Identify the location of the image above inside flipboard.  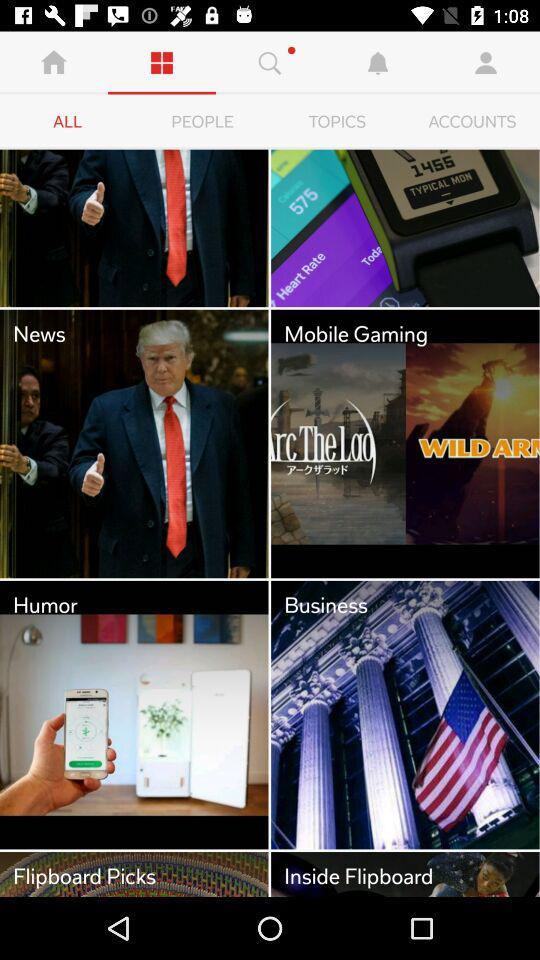
(405, 715).